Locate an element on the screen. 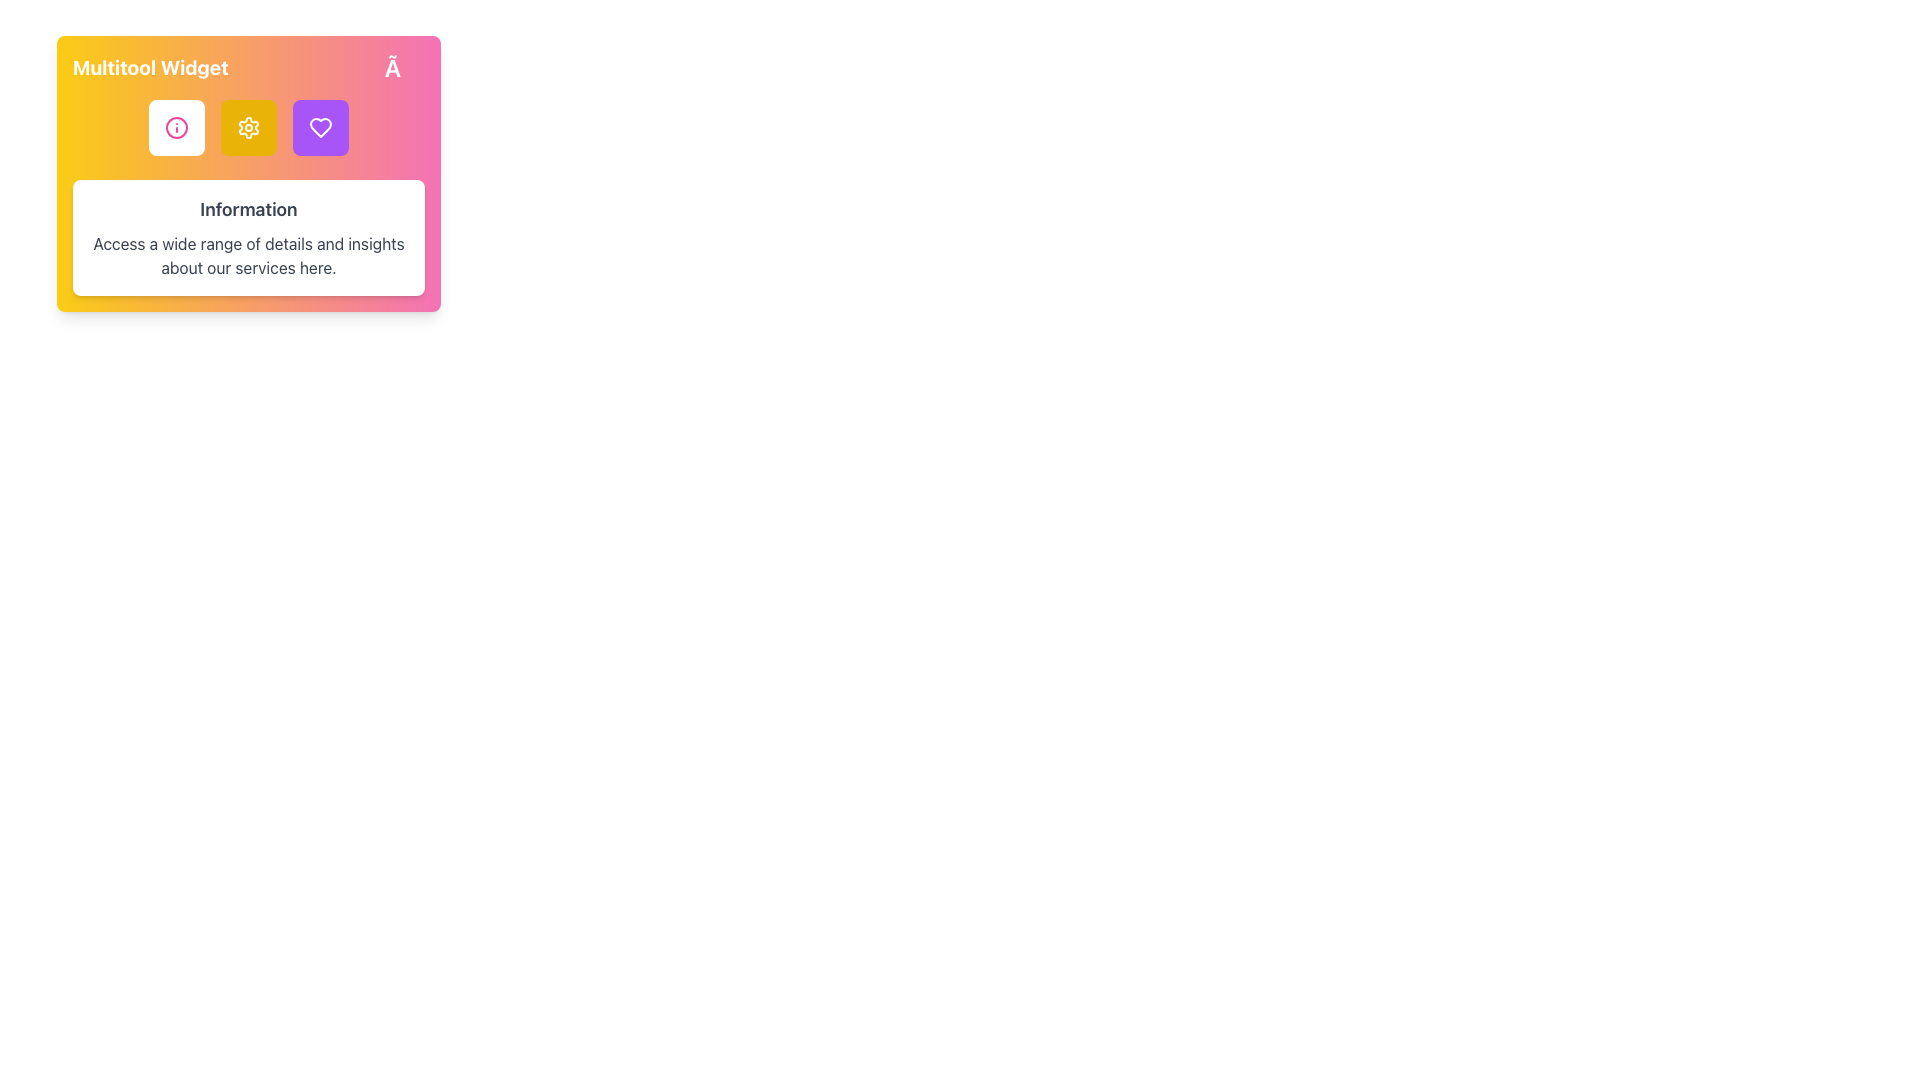  the descriptive text element that provides details about the services, located below the title labeled 'Information' is located at coordinates (248, 254).